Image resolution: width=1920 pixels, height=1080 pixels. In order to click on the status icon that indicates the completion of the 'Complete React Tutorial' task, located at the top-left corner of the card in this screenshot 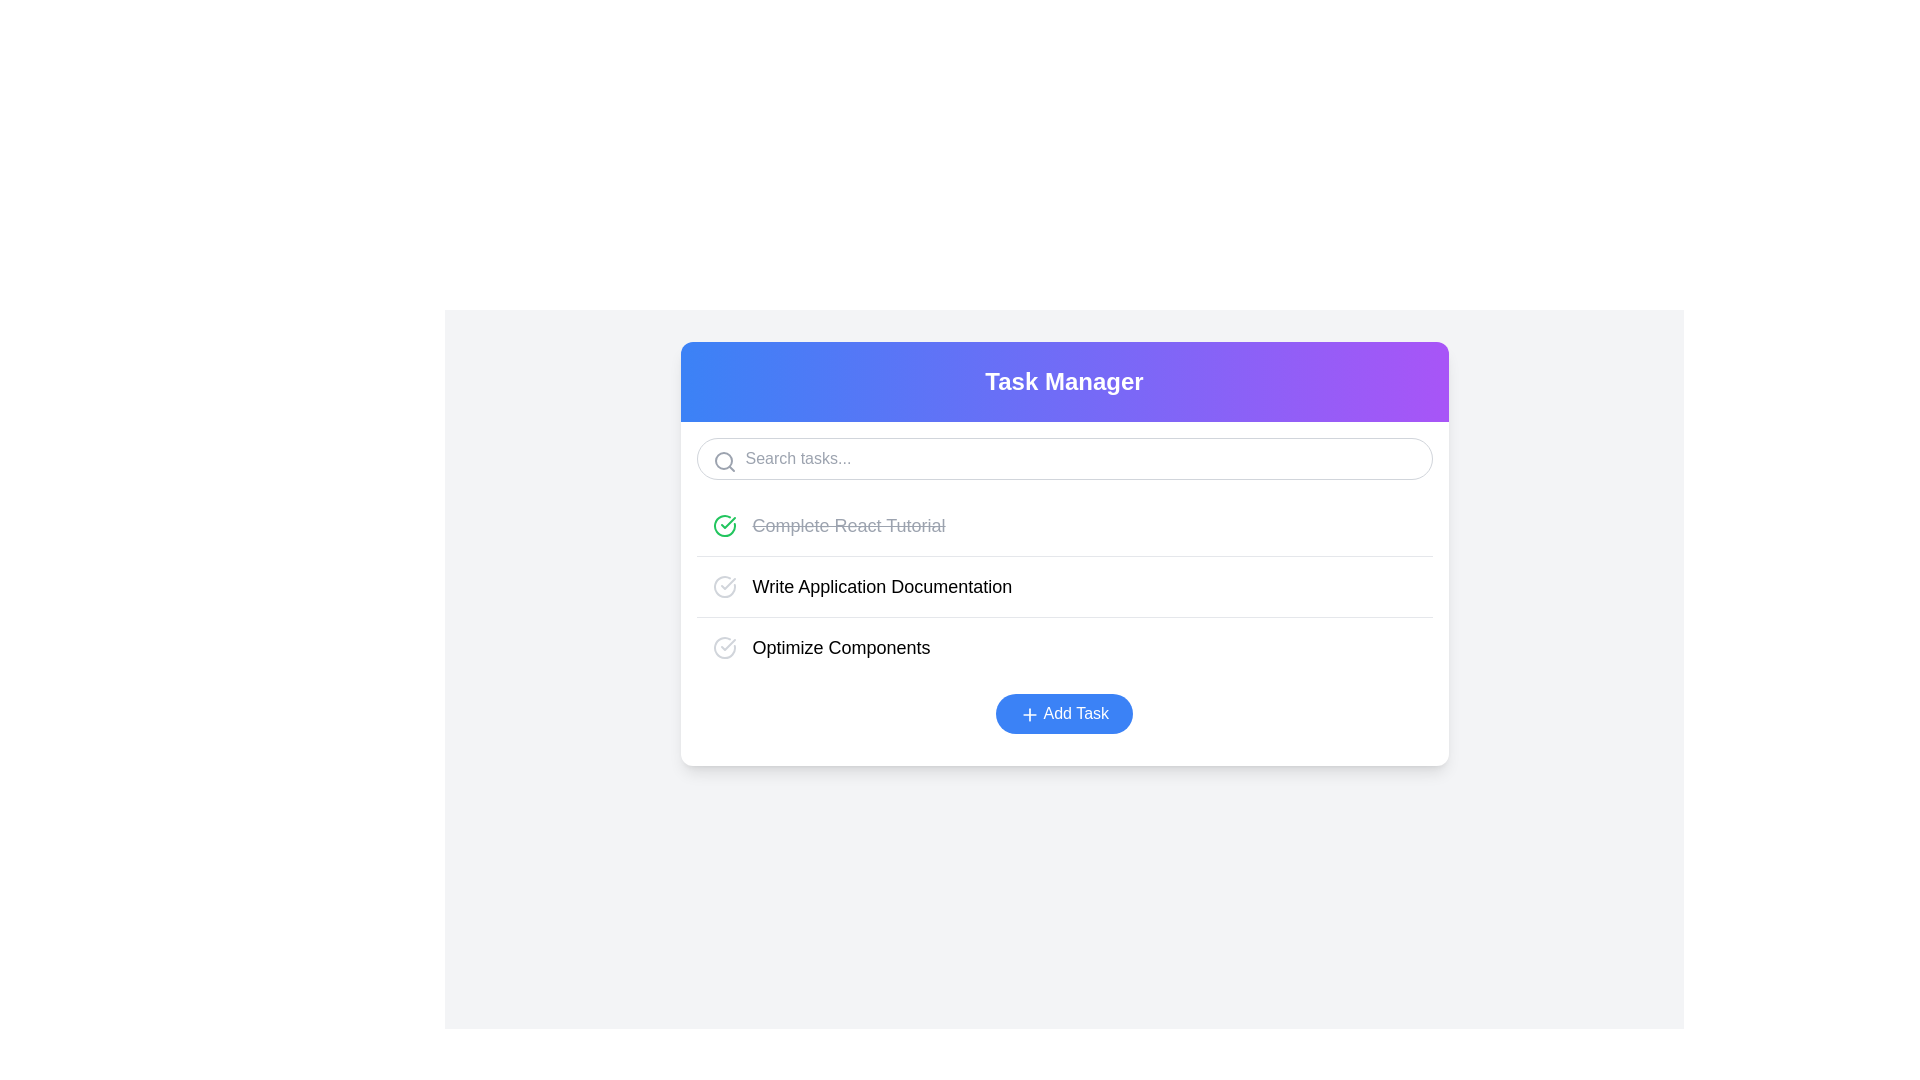, I will do `click(723, 524)`.